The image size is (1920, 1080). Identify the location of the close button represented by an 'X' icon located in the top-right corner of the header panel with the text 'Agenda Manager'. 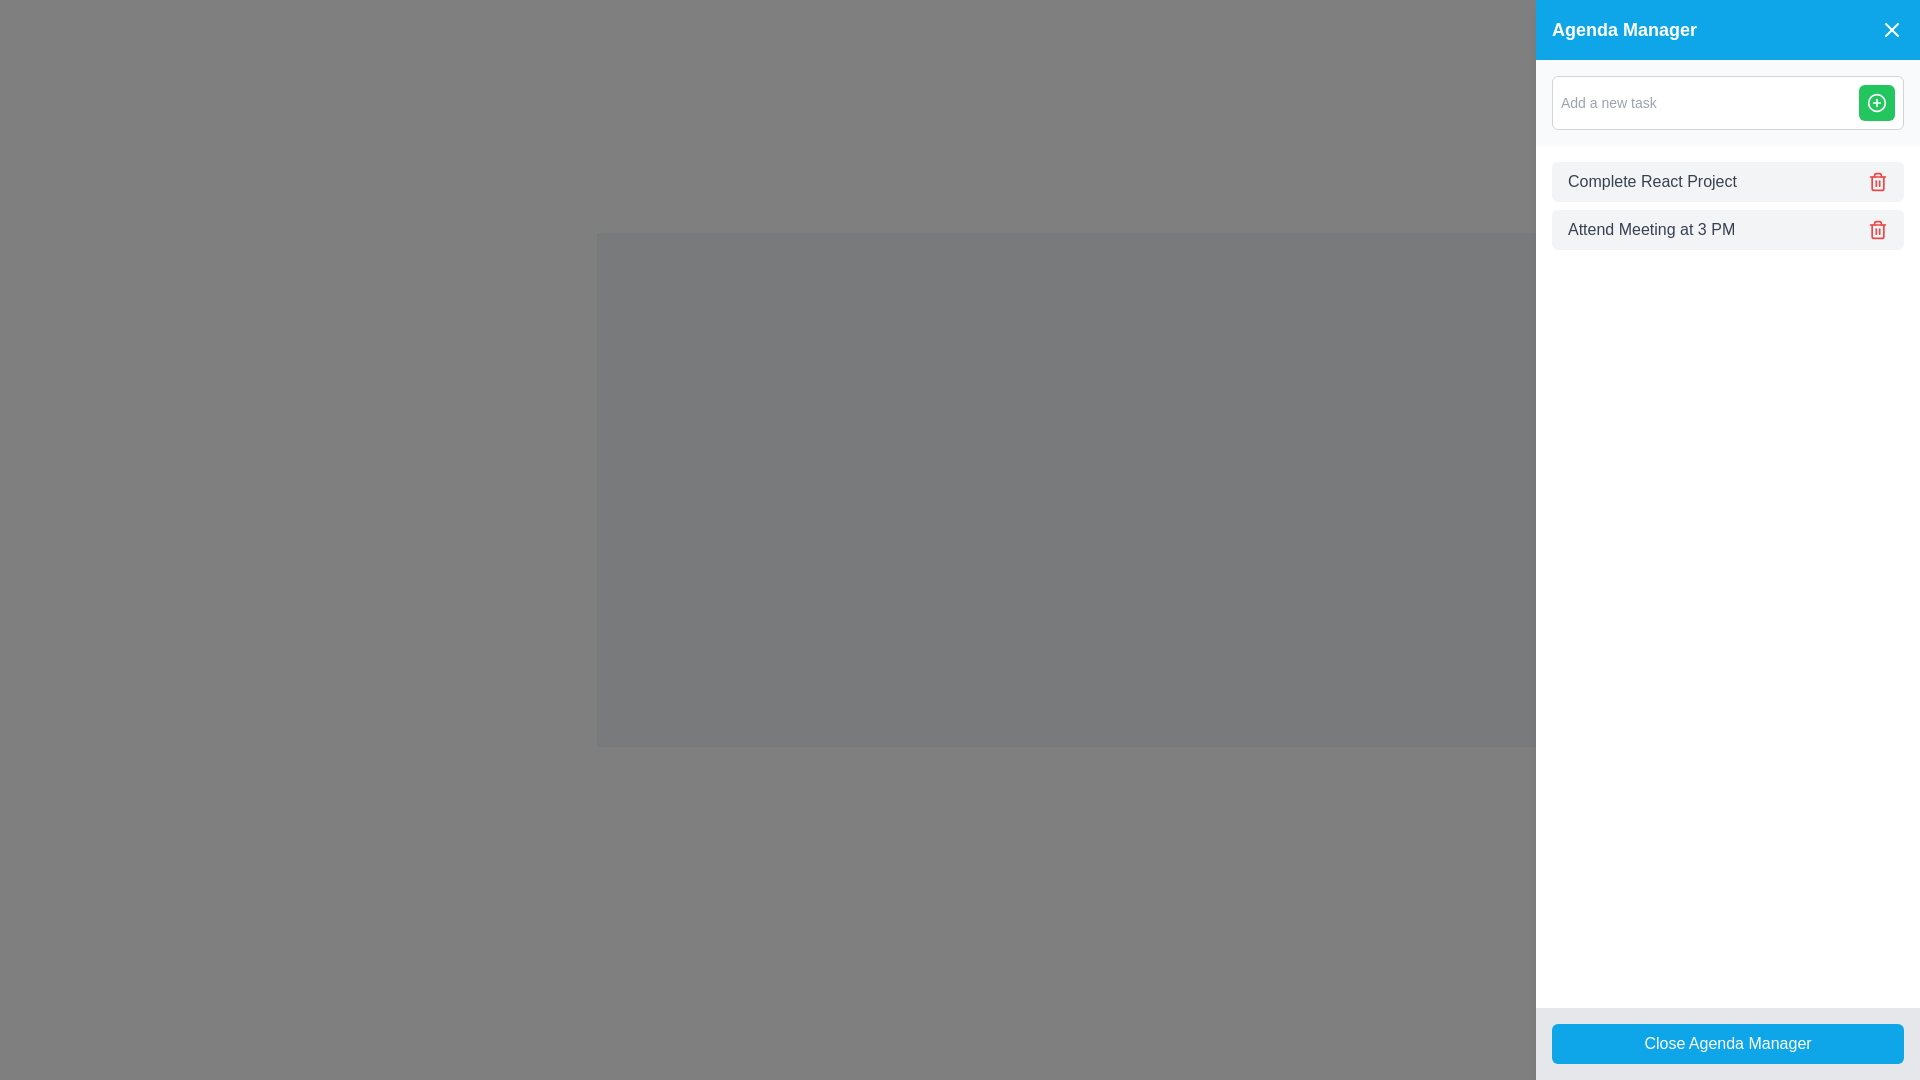
(1890, 30).